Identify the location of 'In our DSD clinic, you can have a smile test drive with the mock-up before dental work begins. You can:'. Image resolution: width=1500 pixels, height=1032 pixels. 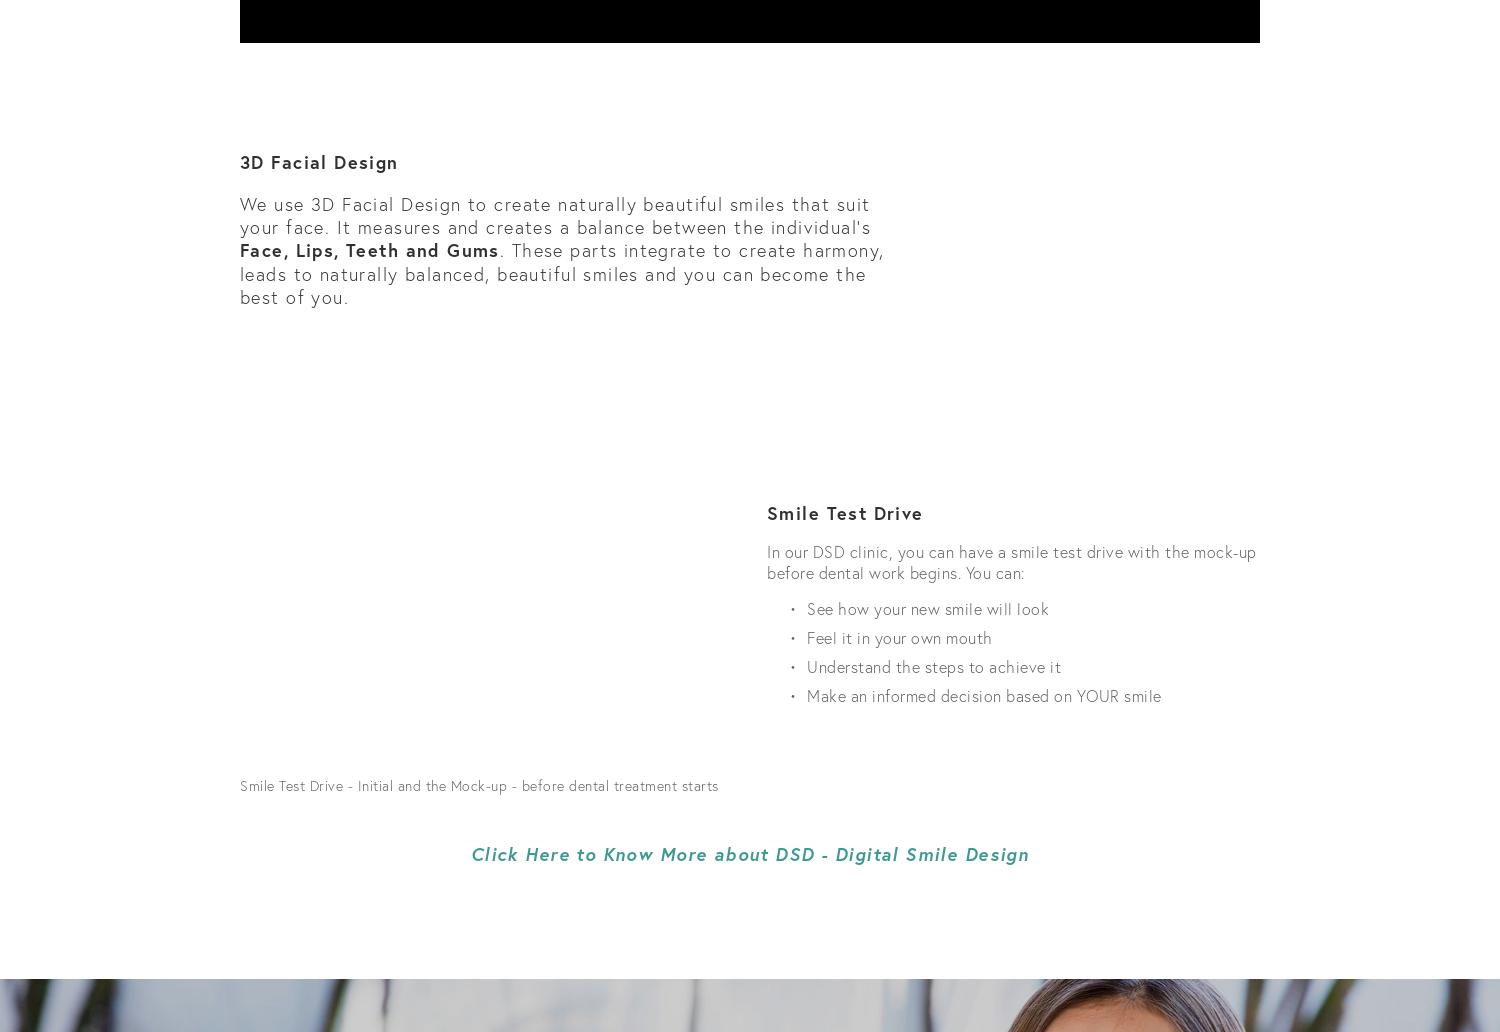
(1014, 560).